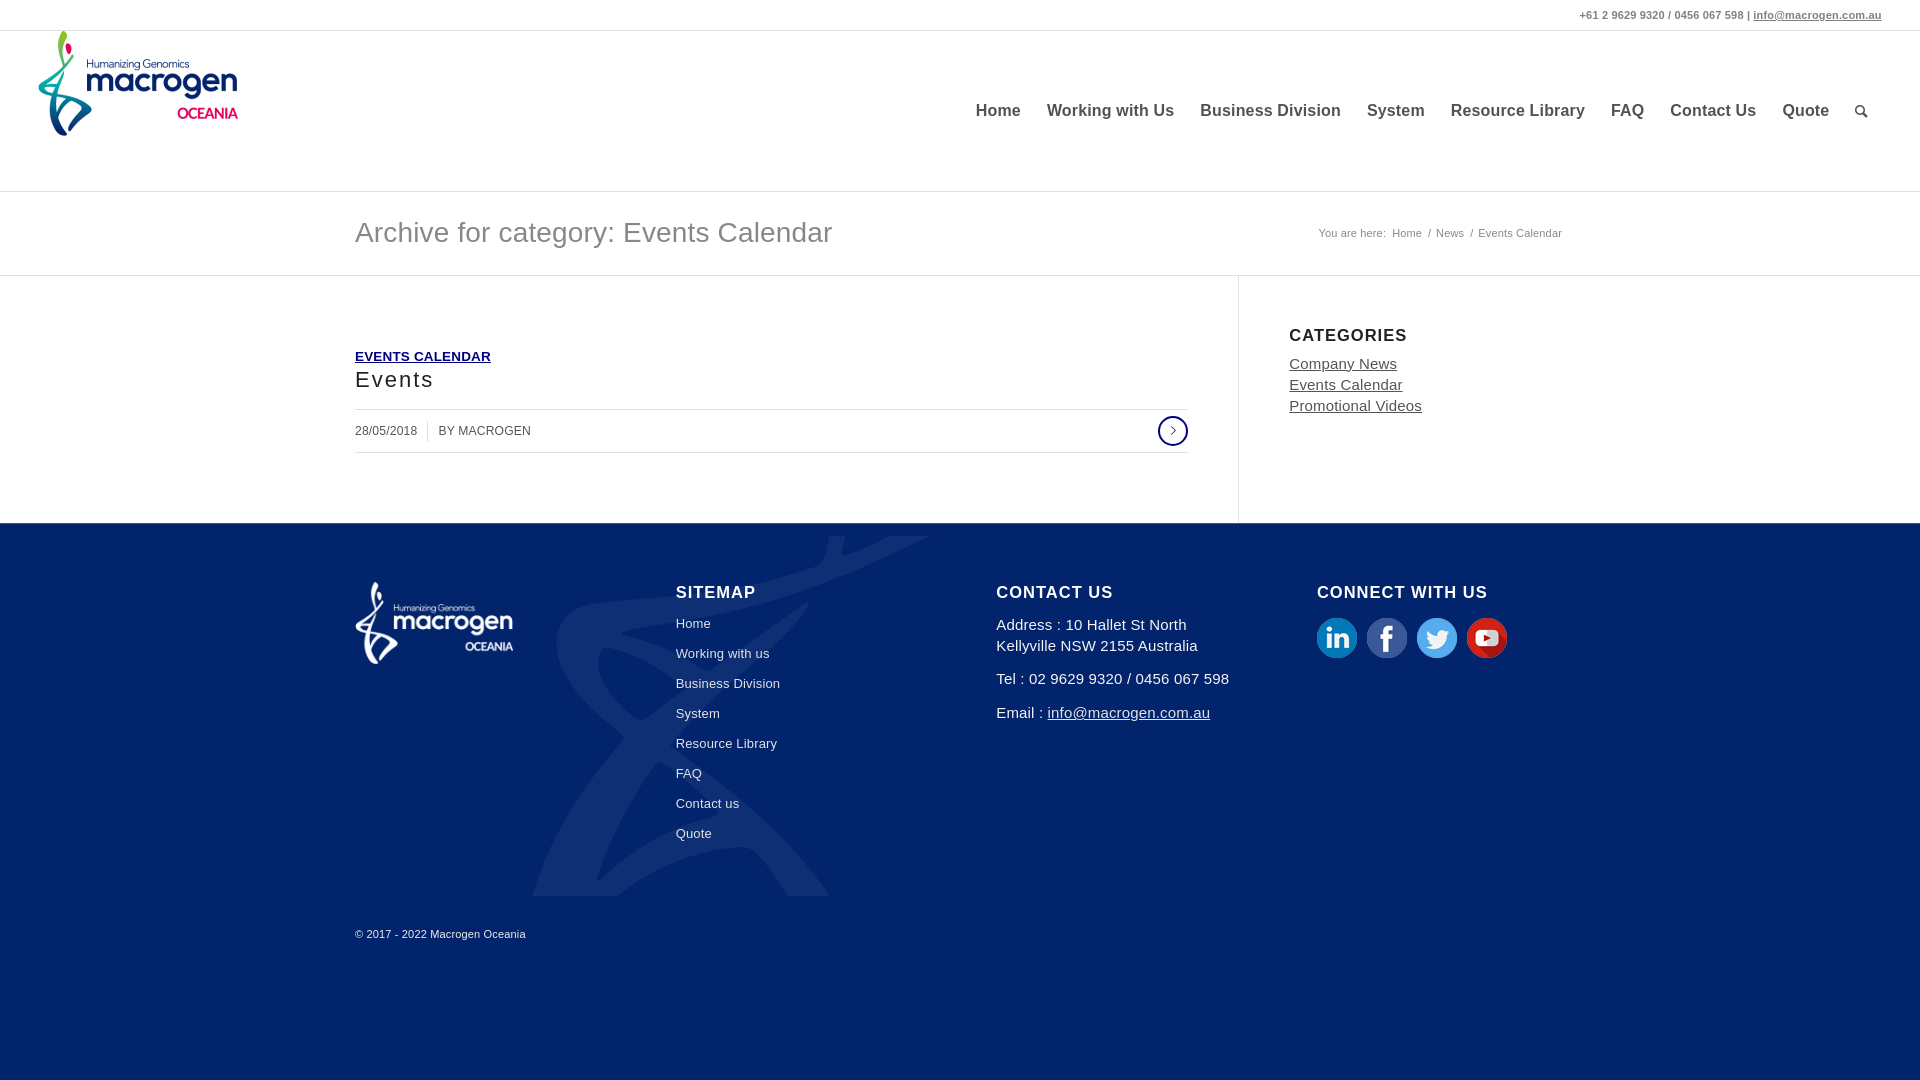 The image size is (1920, 1080). What do you see at coordinates (394, 379) in the screenshot?
I see `'Events'` at bounding box center [394, 379].